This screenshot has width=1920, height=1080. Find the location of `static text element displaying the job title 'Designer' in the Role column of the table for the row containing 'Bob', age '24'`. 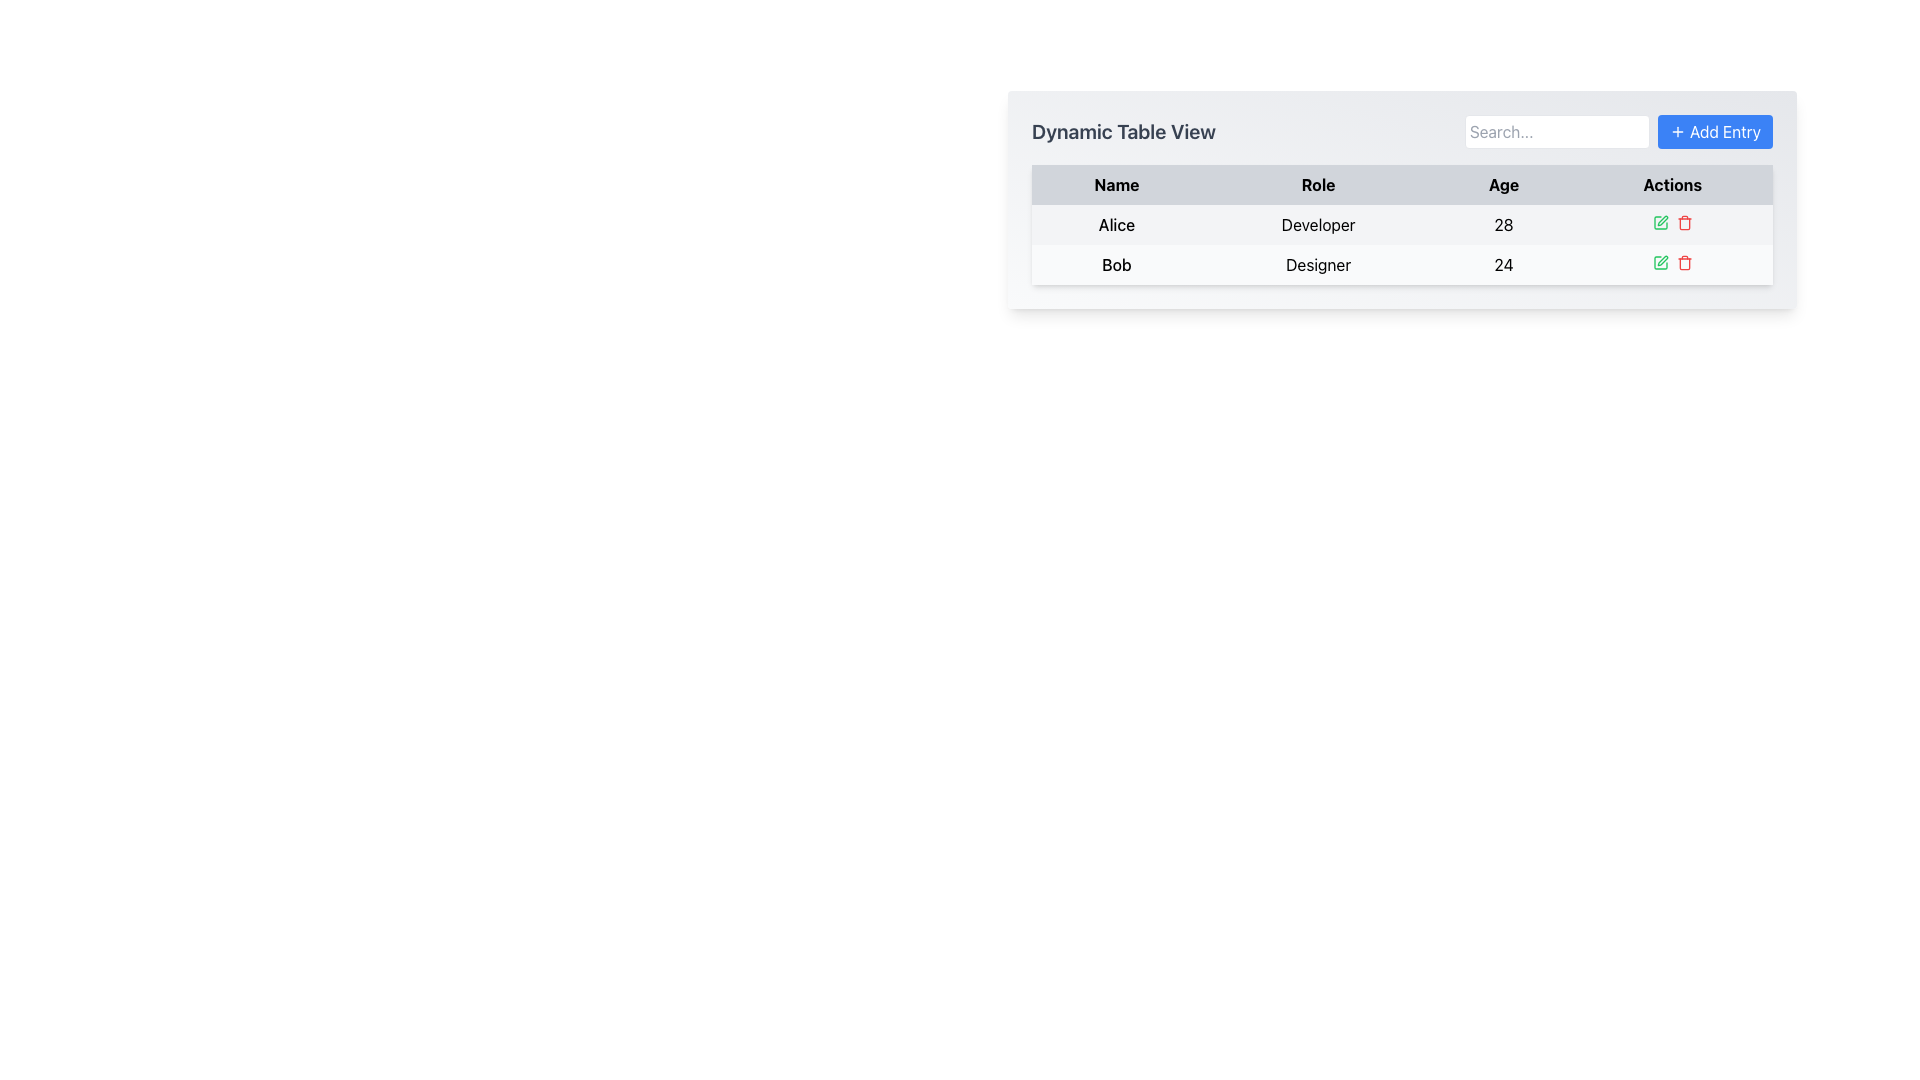

static text element displaying the job title 'Designer' in the Role column of the table for the row containing 'Bob', age '24' is located at coordinates (1318, 264).